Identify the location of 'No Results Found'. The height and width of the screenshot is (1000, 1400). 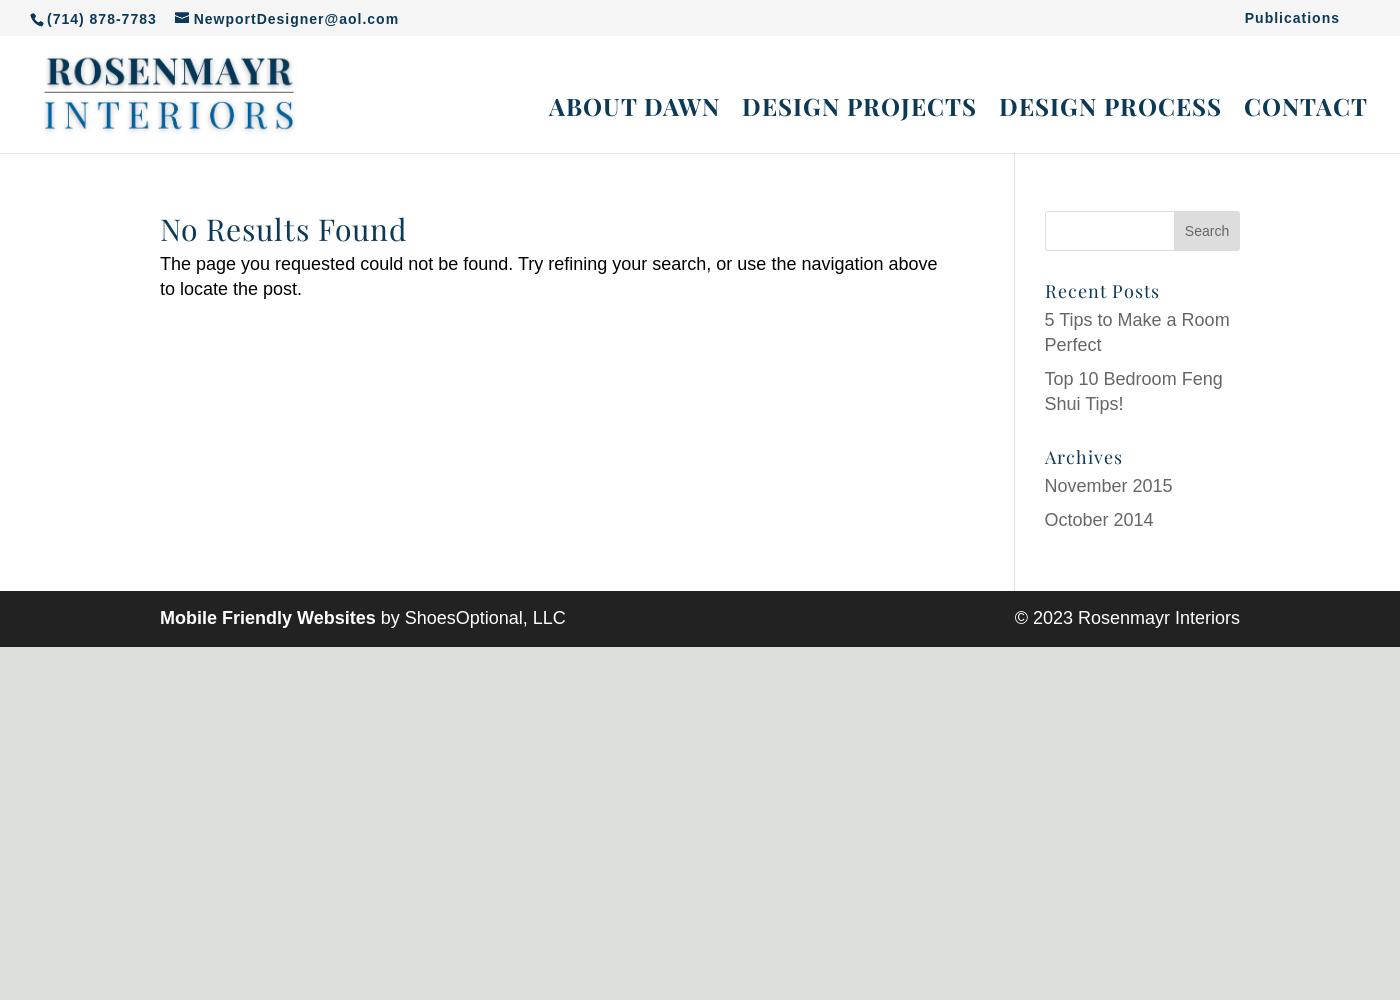
(283, 228).